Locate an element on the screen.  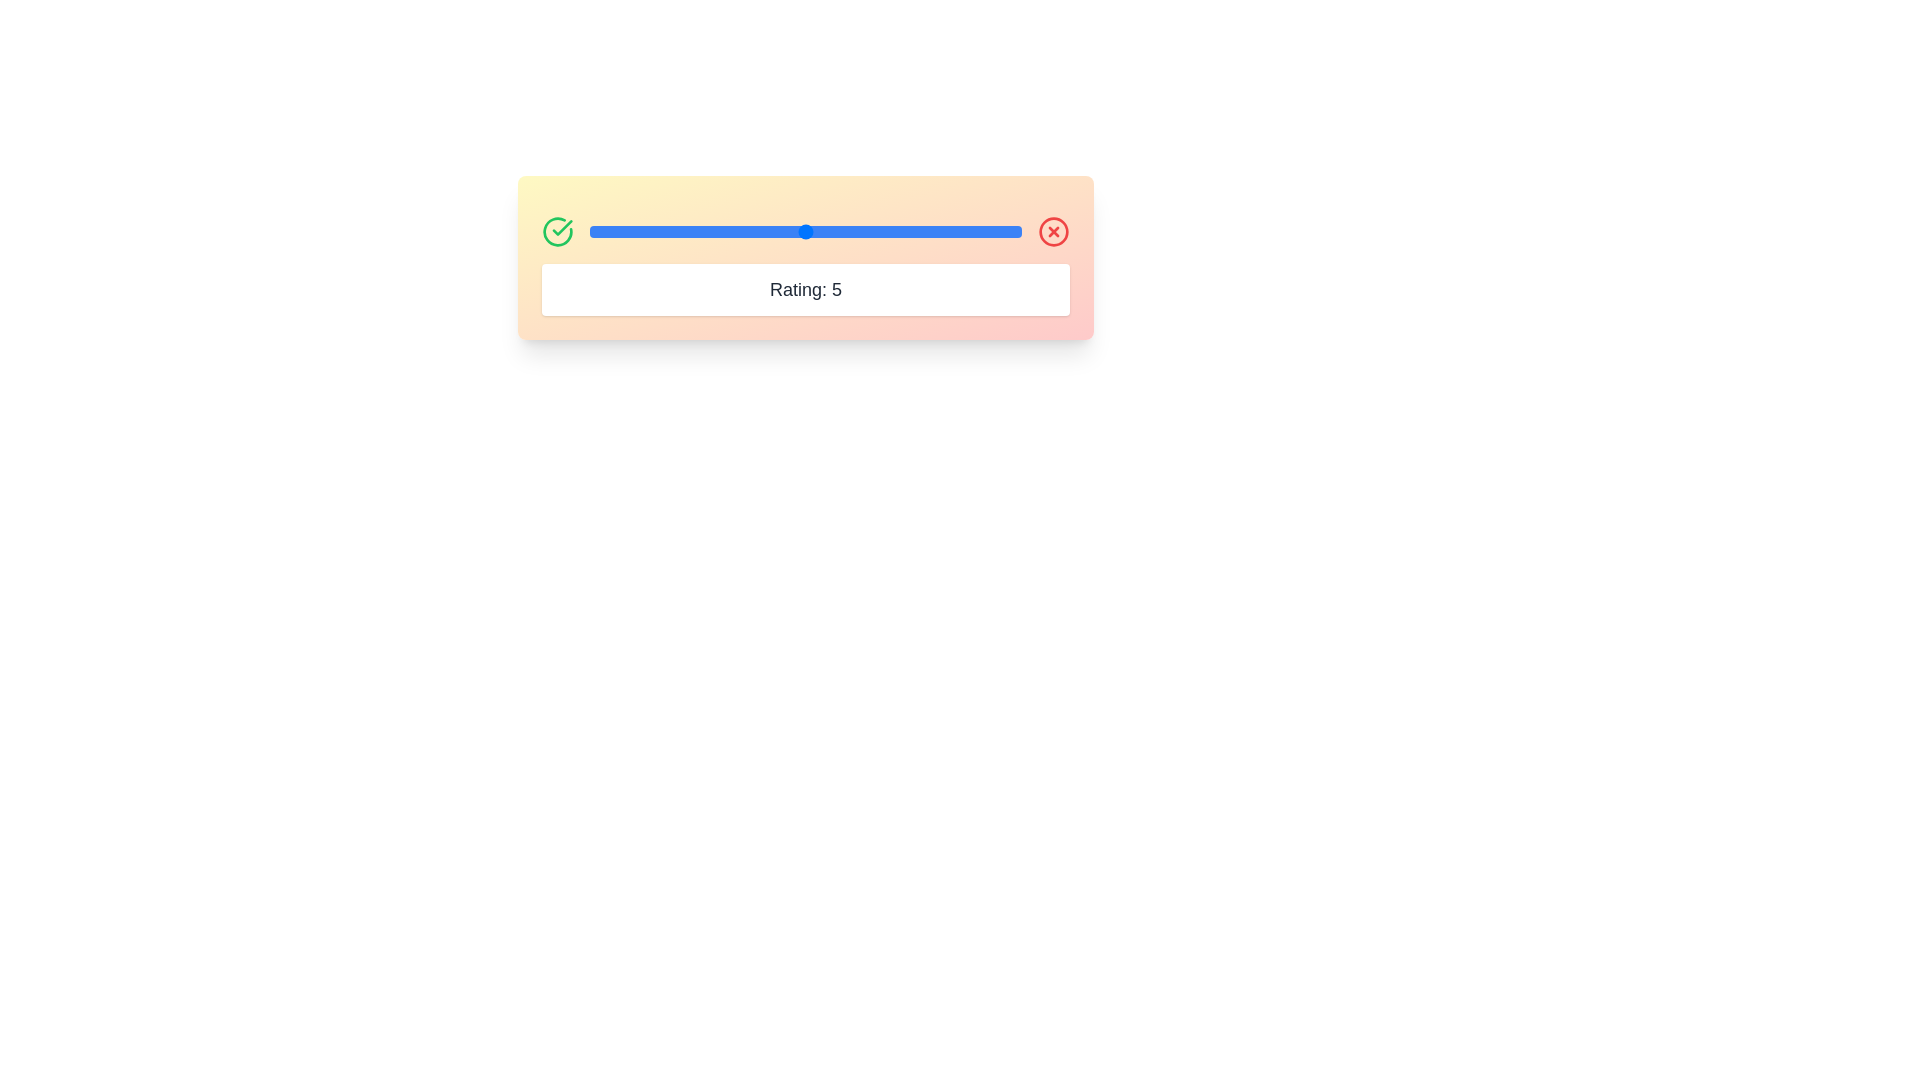
the slider value is located at coordinates (934, 230).